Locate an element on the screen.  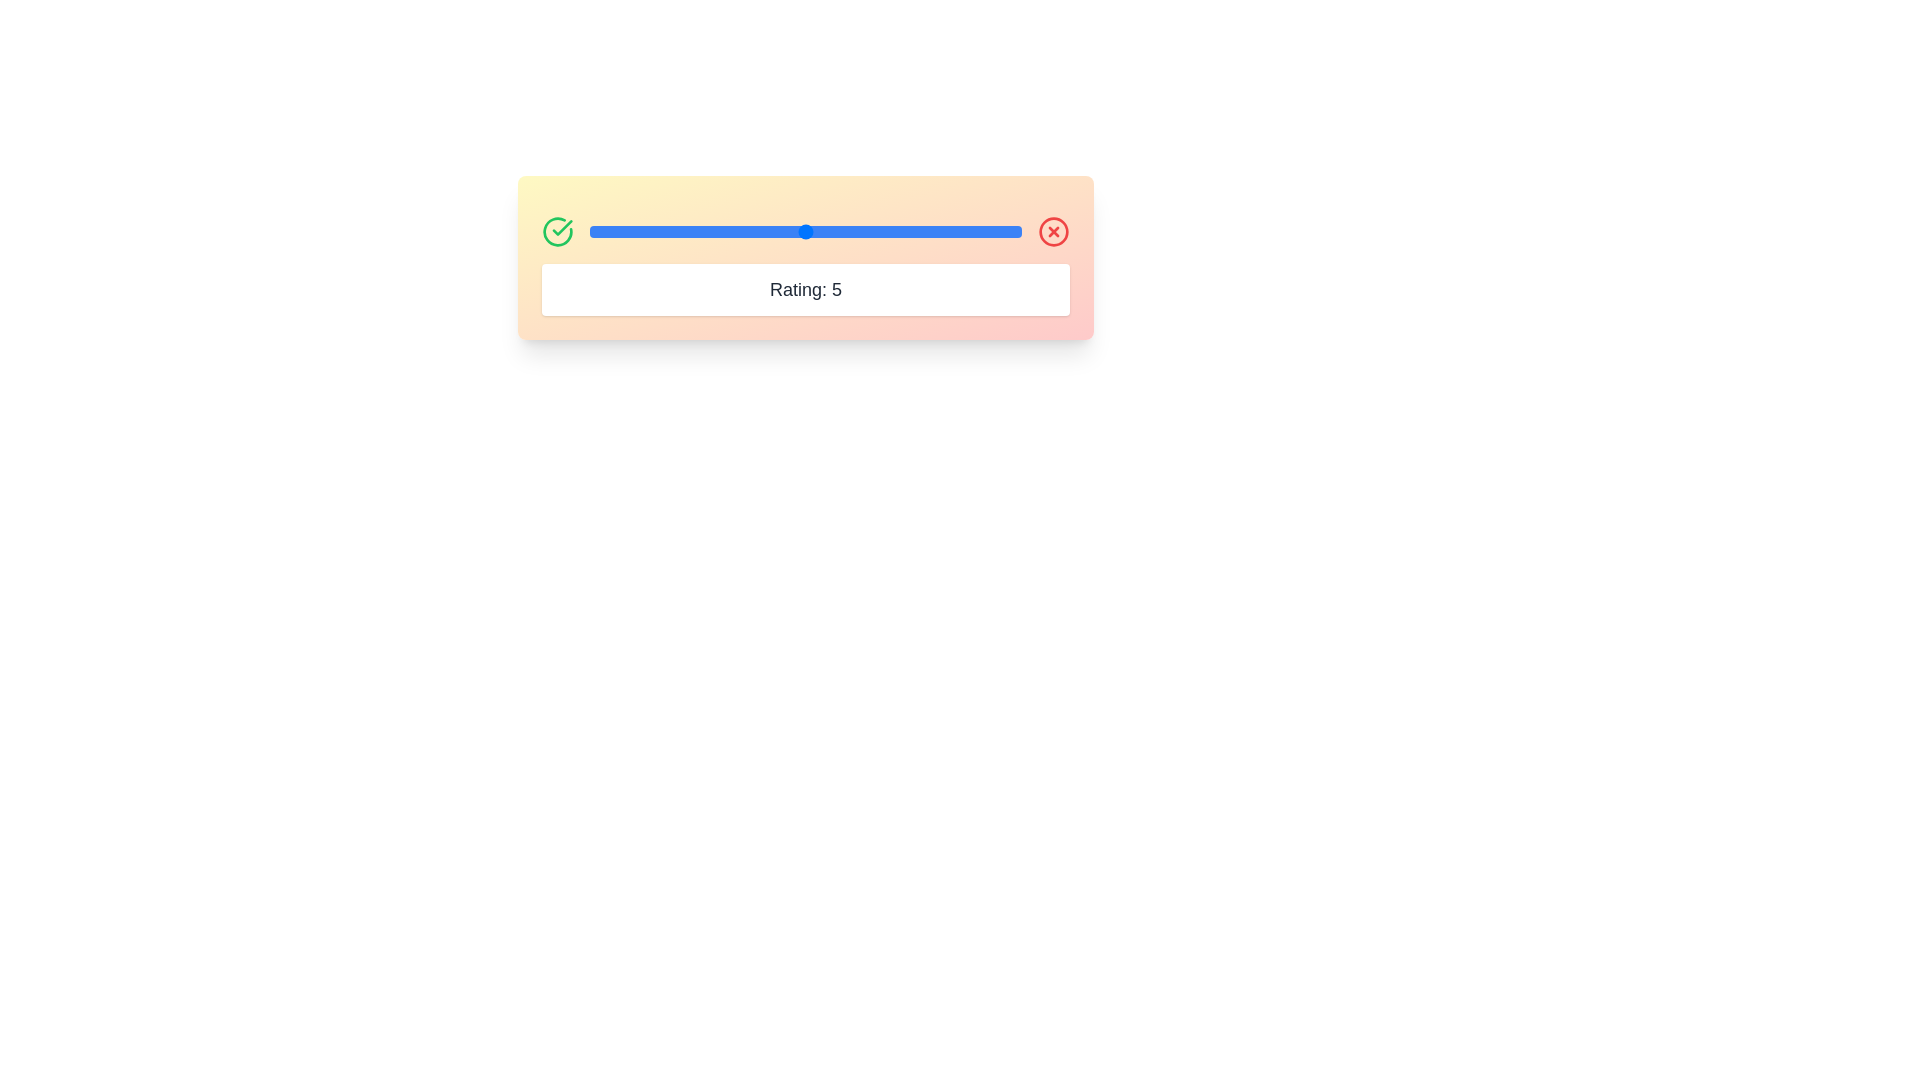
the slider value is located at coordinates (934, 230).